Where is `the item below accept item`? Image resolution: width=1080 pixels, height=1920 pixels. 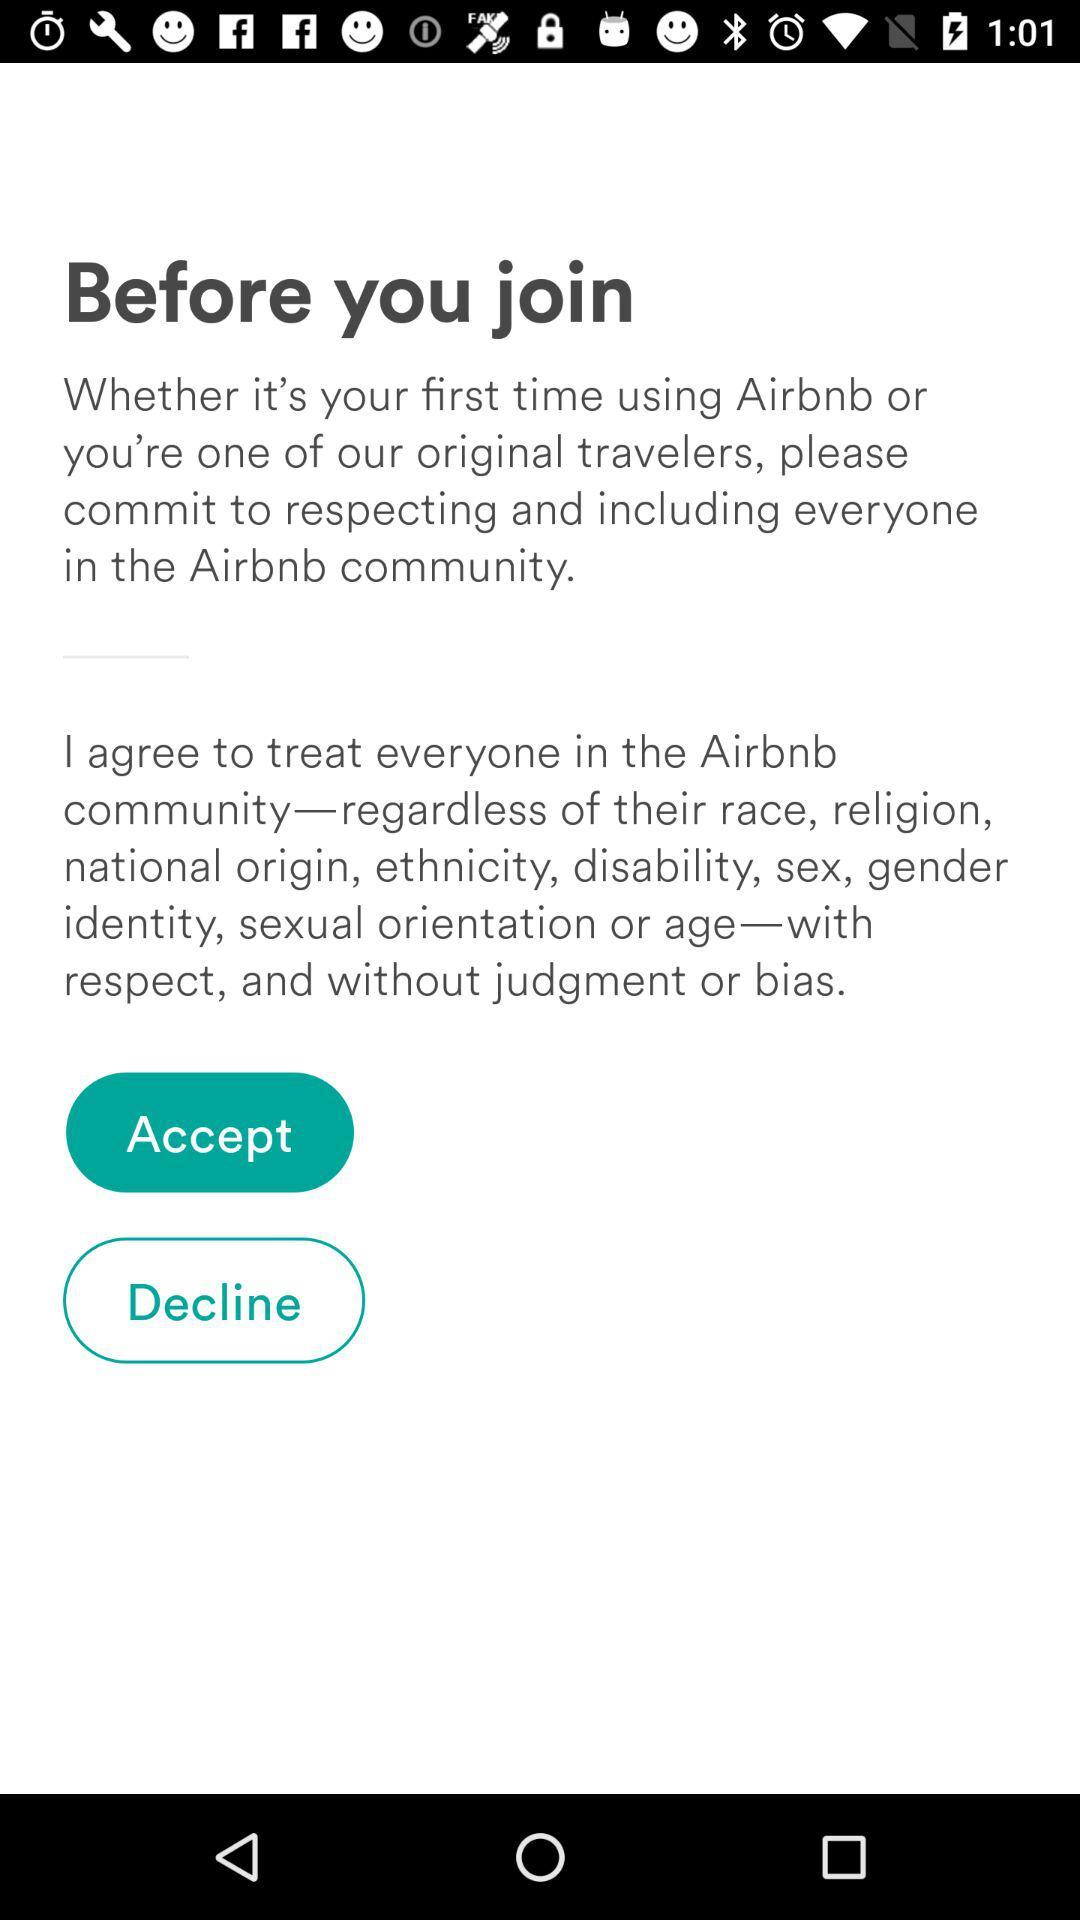
the item below accept item is located at coordinates (214, 1300).